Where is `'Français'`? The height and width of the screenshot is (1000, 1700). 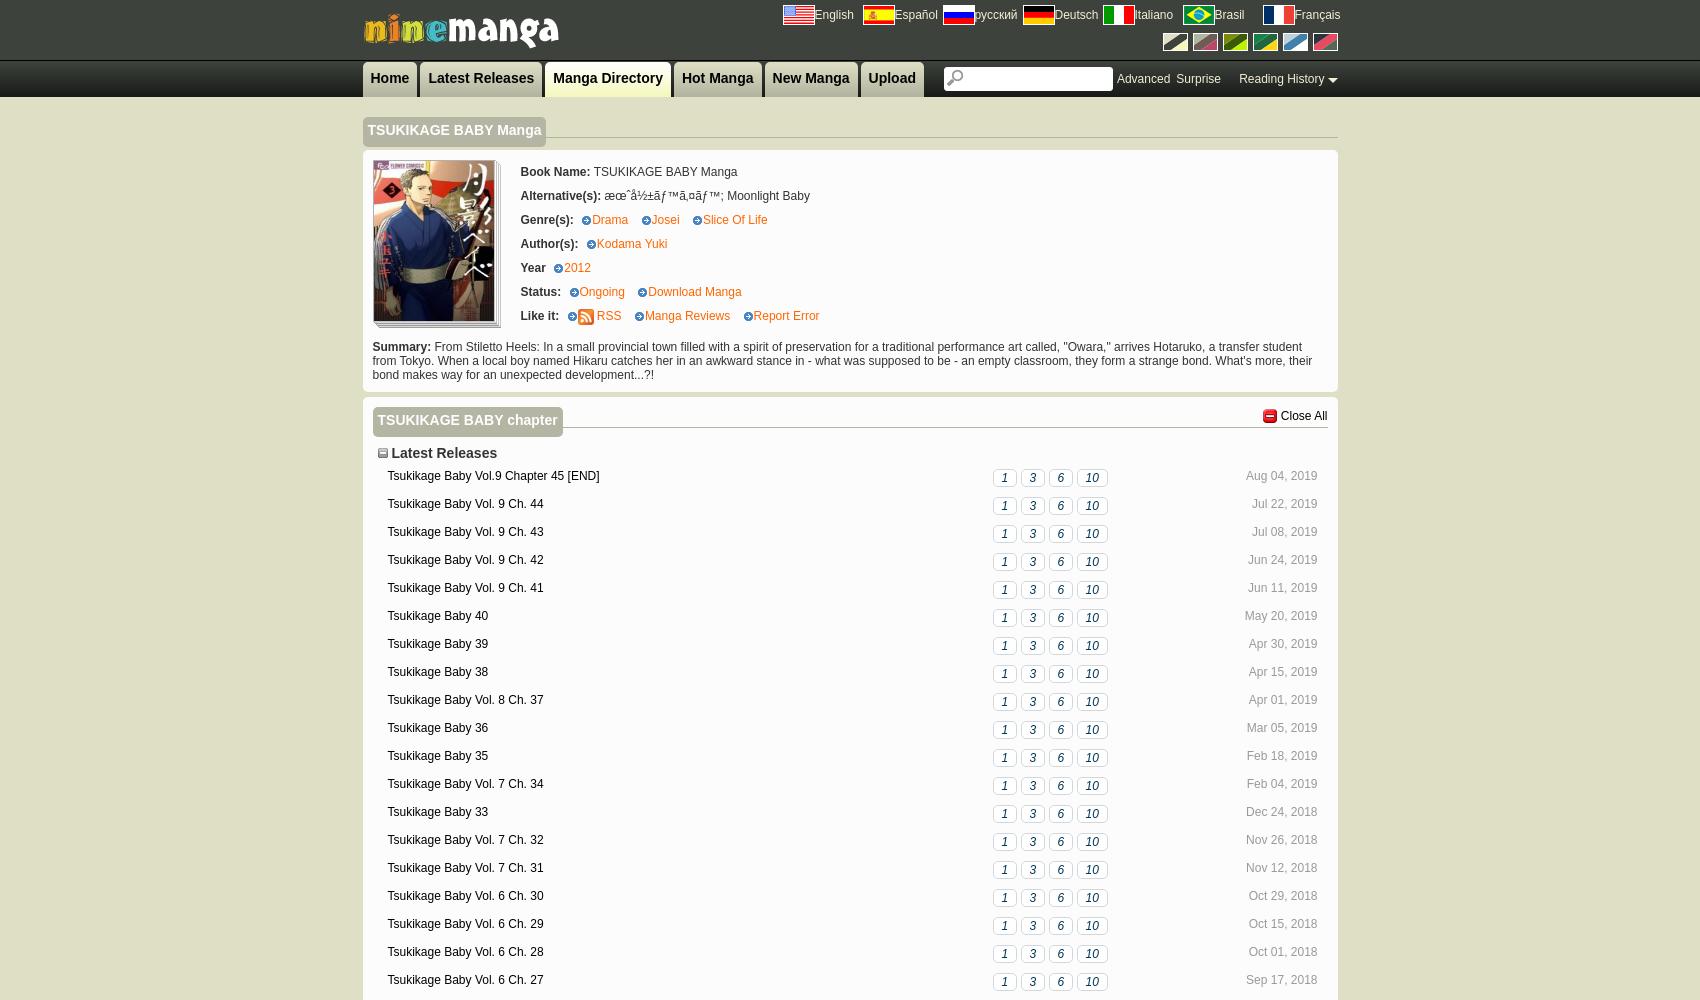 'Français' is located at coordinates (1316, 15).